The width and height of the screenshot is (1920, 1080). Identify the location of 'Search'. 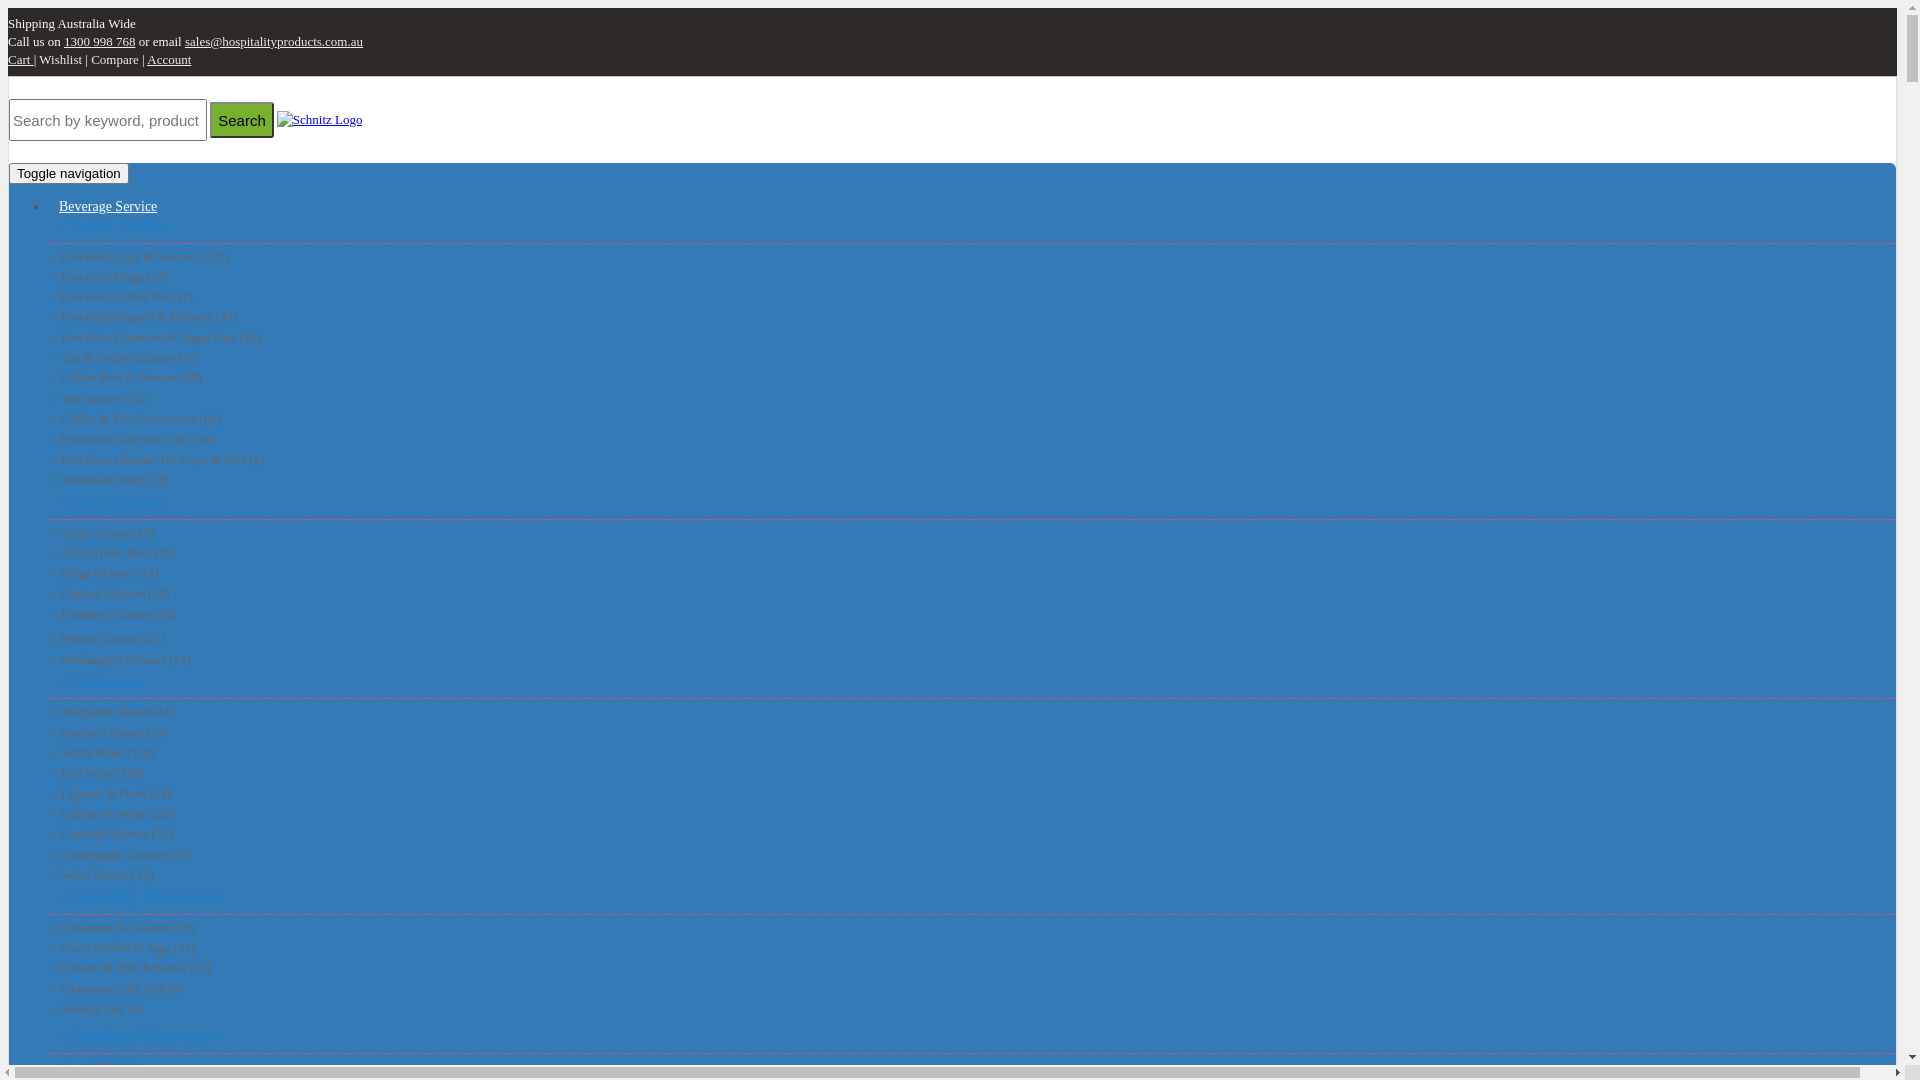
(210, 119).